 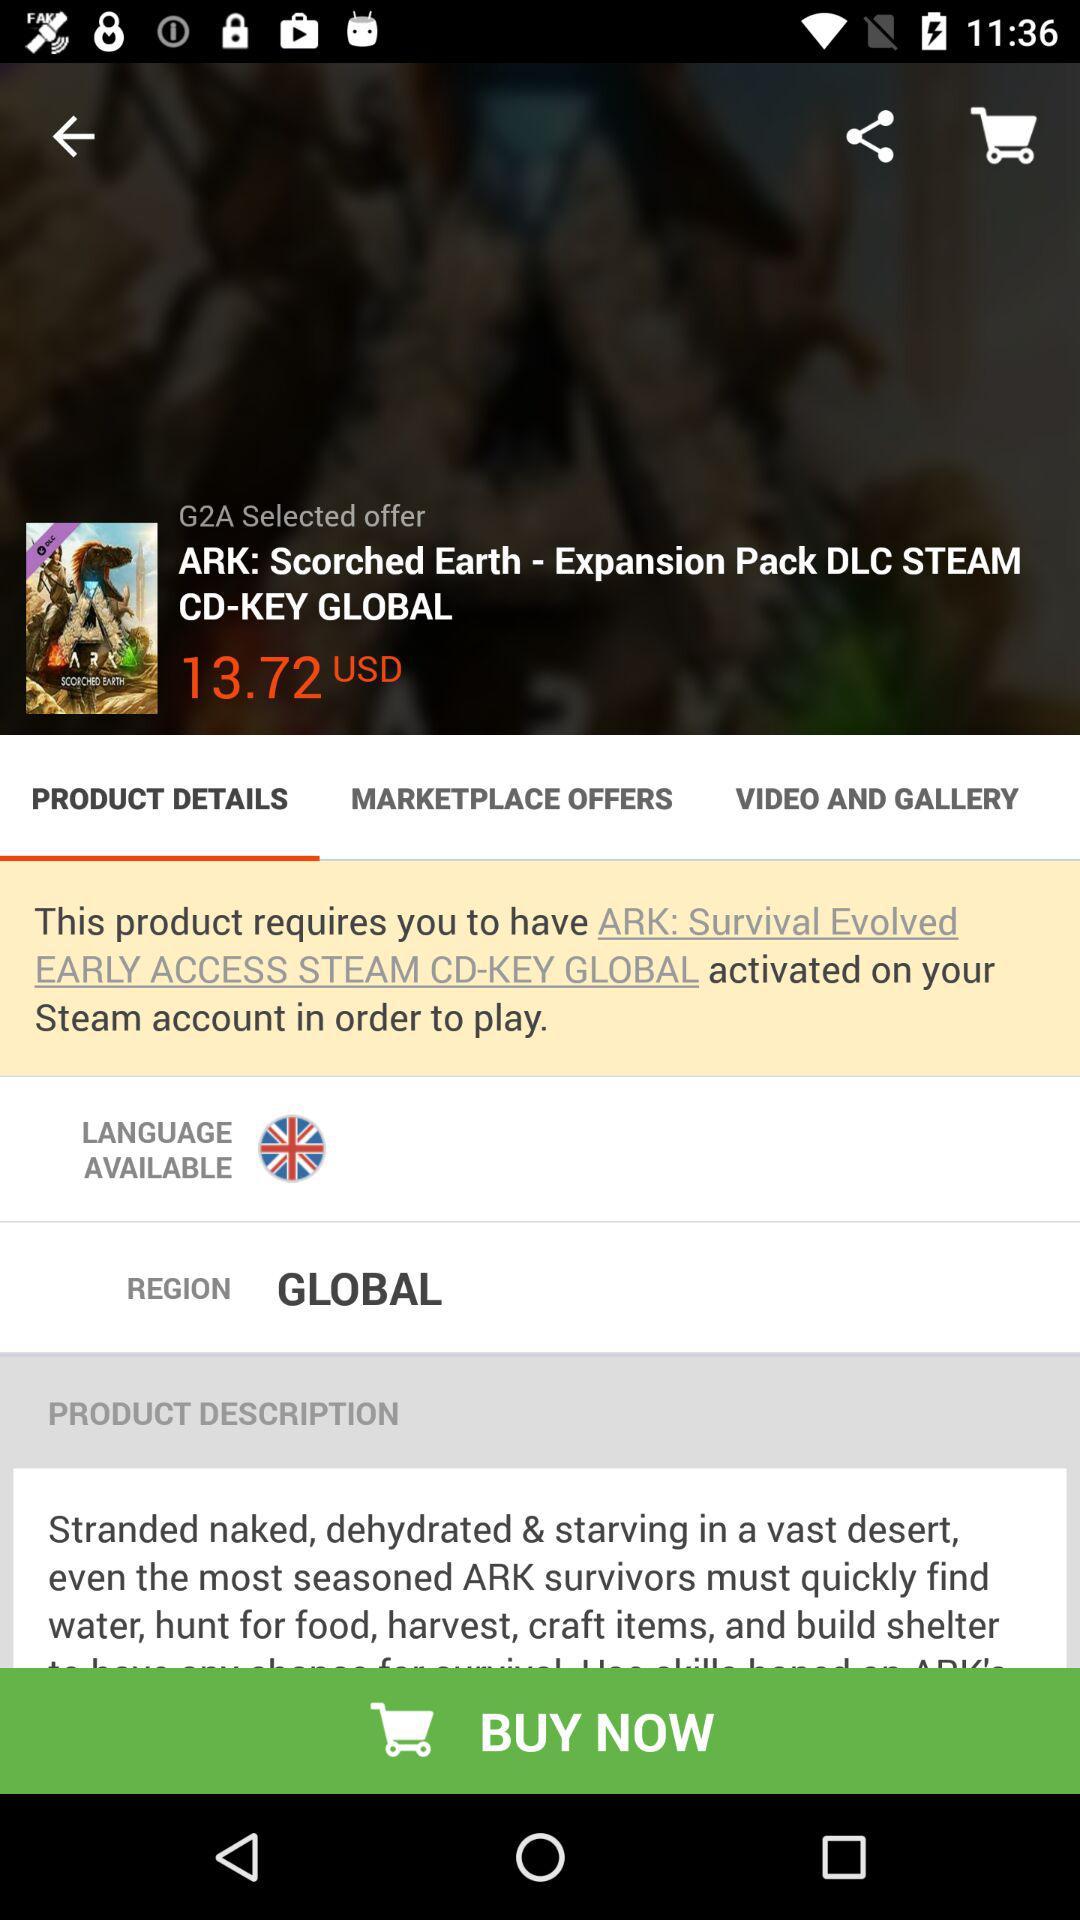 What do you see at coordinates (869, 135) in the screenshot?
I see `the icon above g2a selected offer` at bounding box center [869, 135].